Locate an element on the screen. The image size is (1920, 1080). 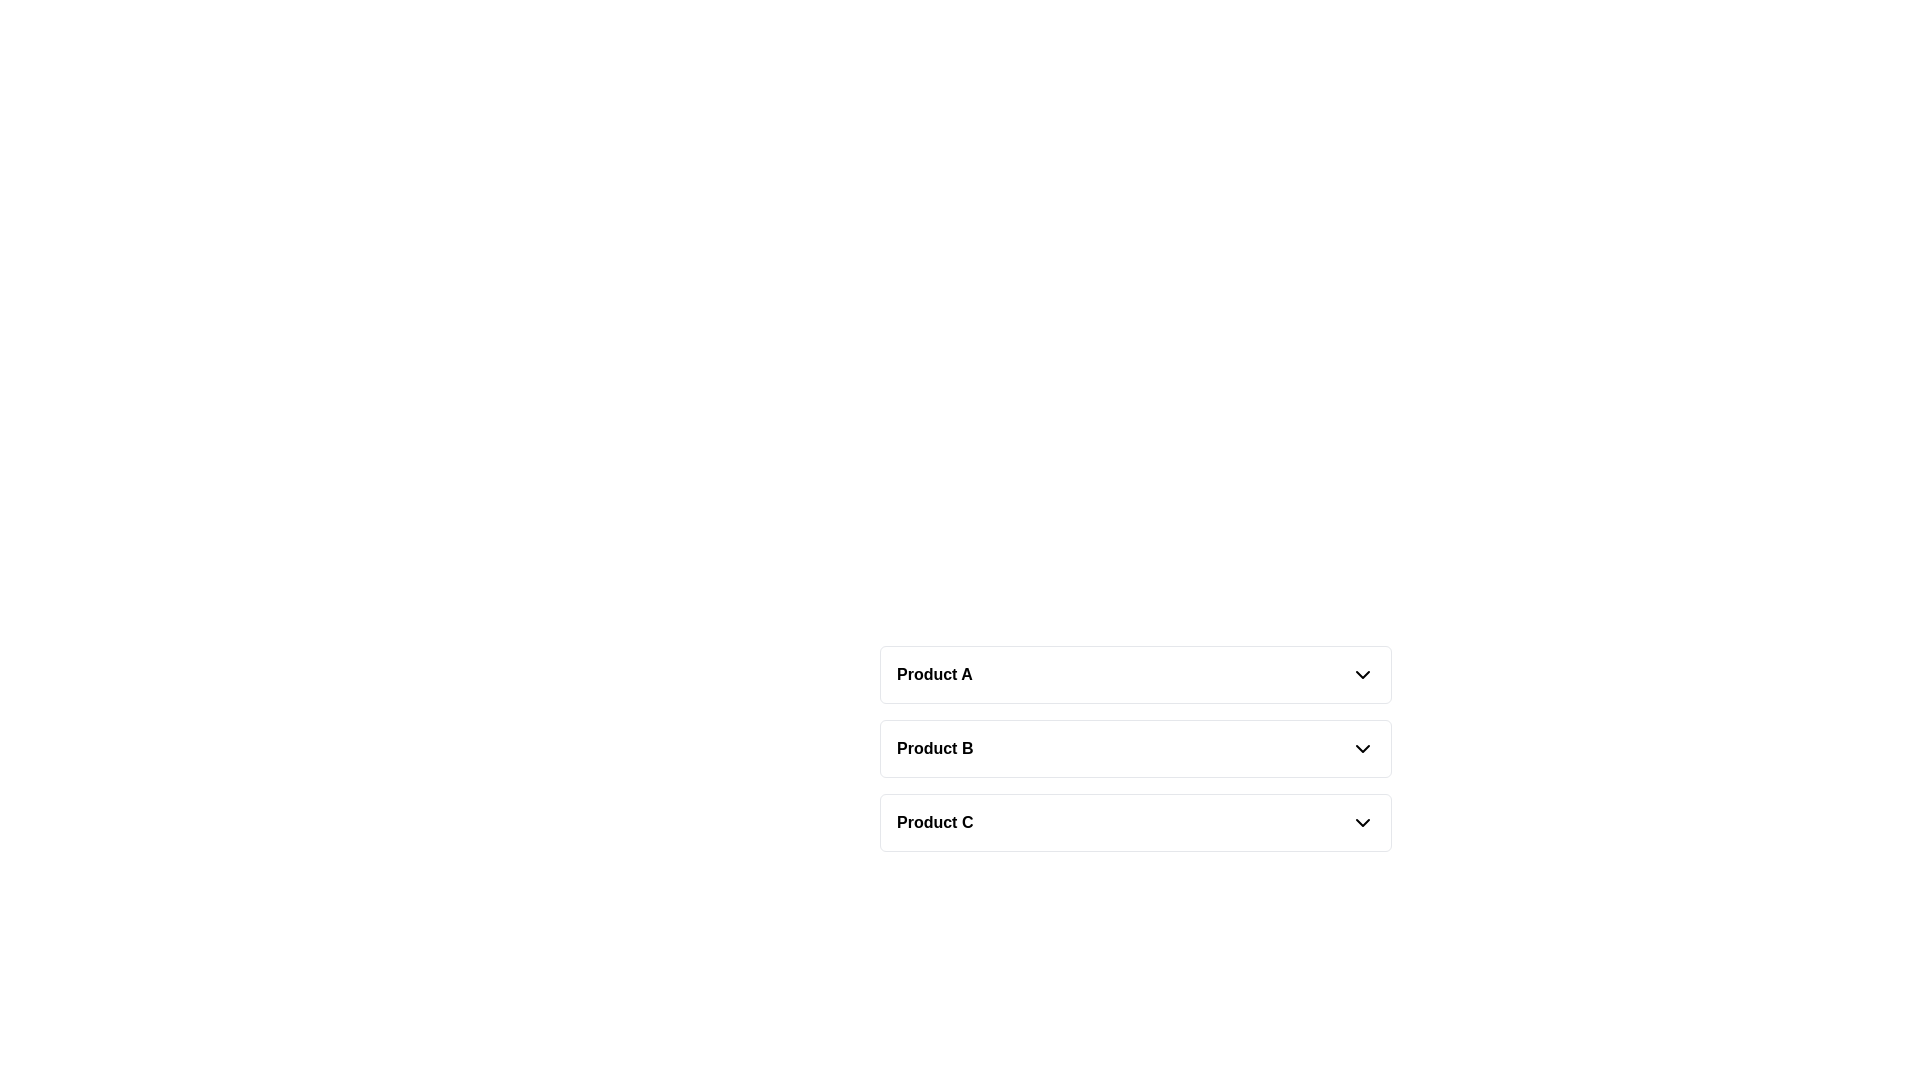
the downward-pointing chevron icon located in the 'Product B' row to trigger any hover effects is located at coordinates (1362, 748).